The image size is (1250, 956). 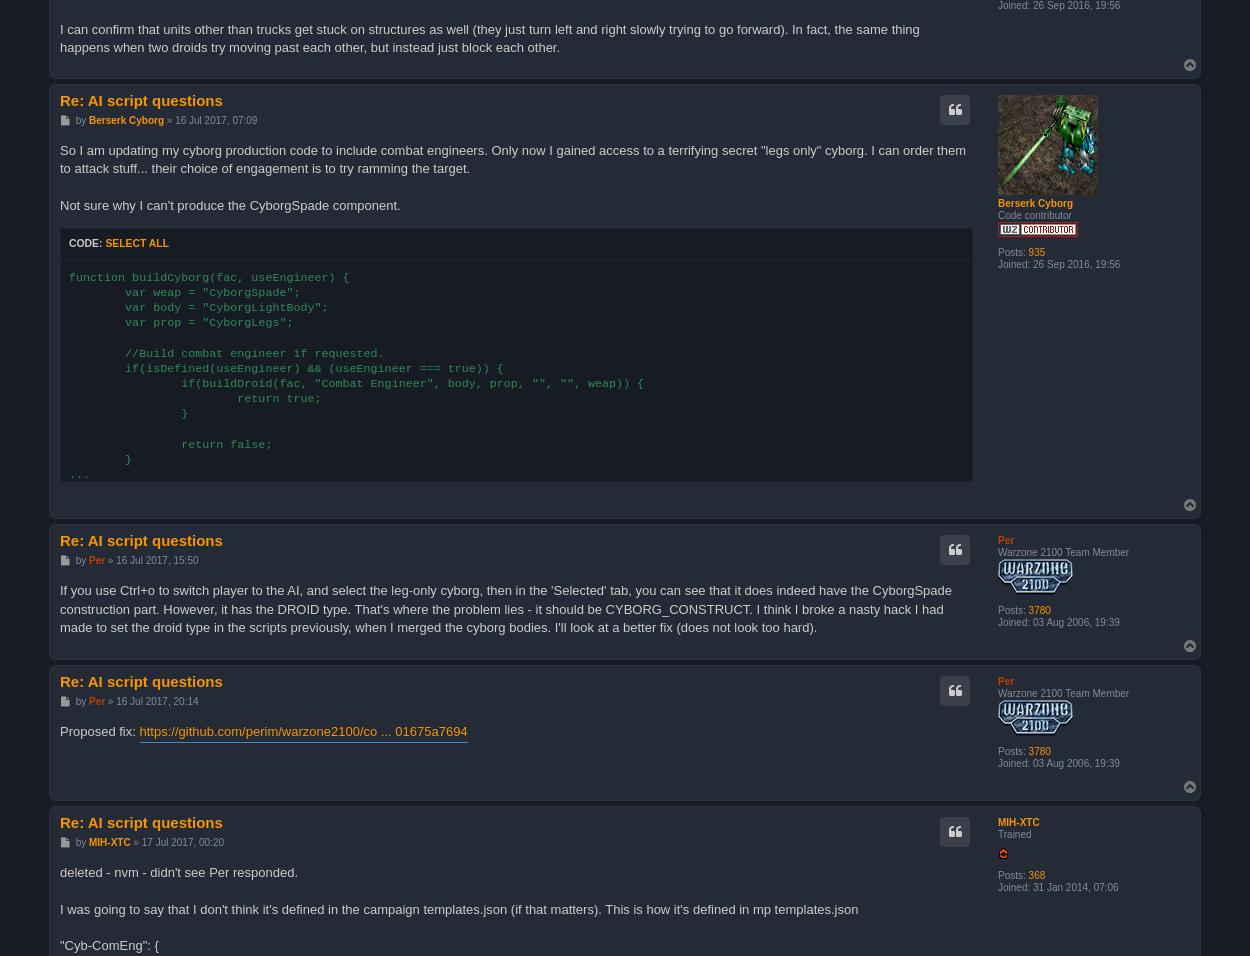 What do you see at coordinates (355, 375) in the screenshot?
I see `'function buildCyborg(fac, useEngineer) {
	var weap = "CyborgSpade";
	var body = "CyborgLightBody";
	var prop = "CyborgLegs";

	//Build combat engineer if requested.
	if(isDefined(useEngineer) && (useEngineer === true)) {
		if(buildDroid(fac, "Combat Engineer", body, prop, "", "", weap)) {
			return true;
		}

		return false;
	}
...'` at bounding box center [355, 375].